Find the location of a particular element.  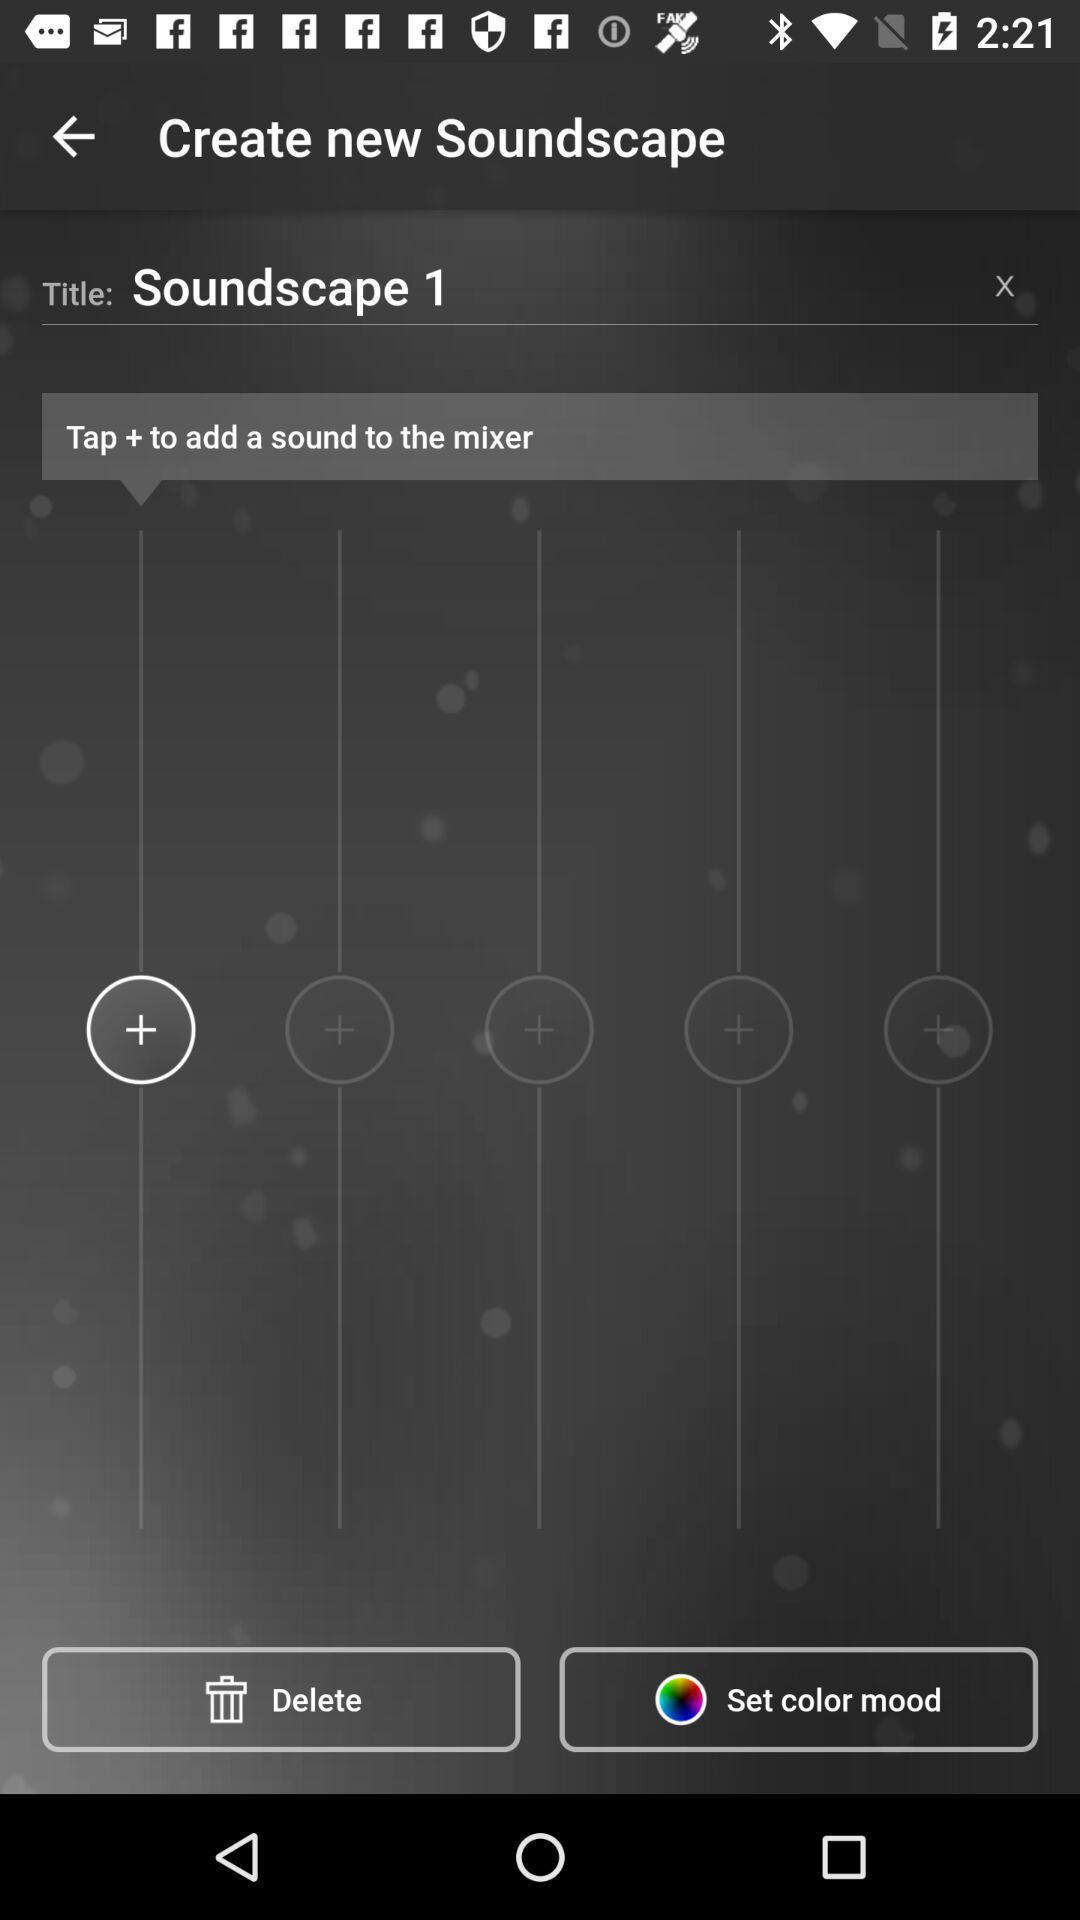

the item at the top right corner is located at coordinates (1005, 284).